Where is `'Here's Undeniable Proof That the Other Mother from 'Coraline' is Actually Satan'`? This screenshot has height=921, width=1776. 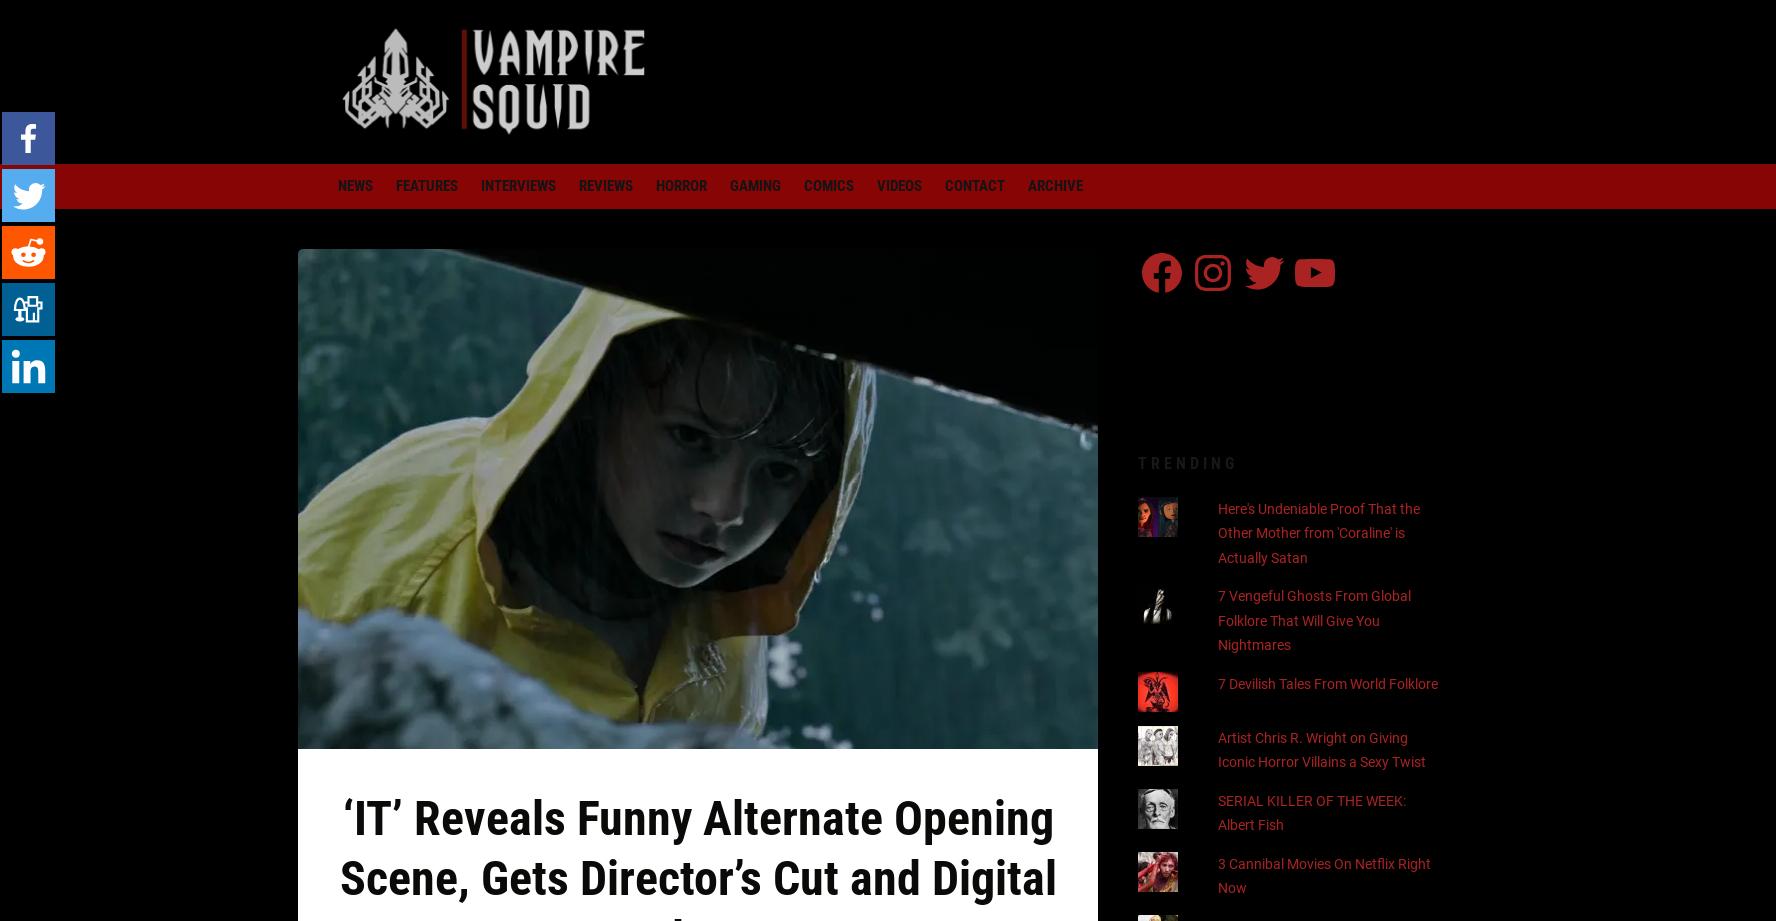
'Here's Undeniable Proof That the Other Mother from 'Coraline' is Actually Satan' is located at coordinates (1317, 531).